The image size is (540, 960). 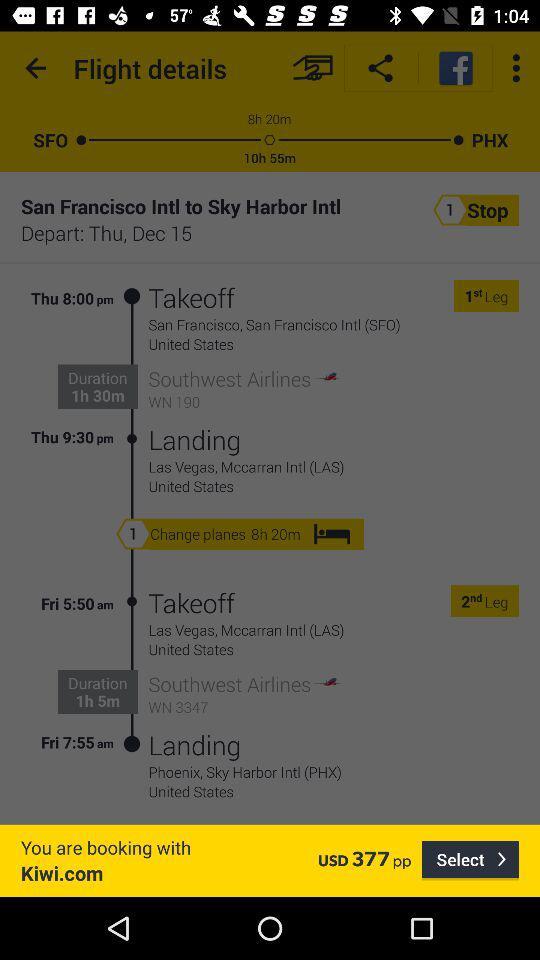 I want to click on icon to the left of the takeoff item, so click(x=132, y=367).